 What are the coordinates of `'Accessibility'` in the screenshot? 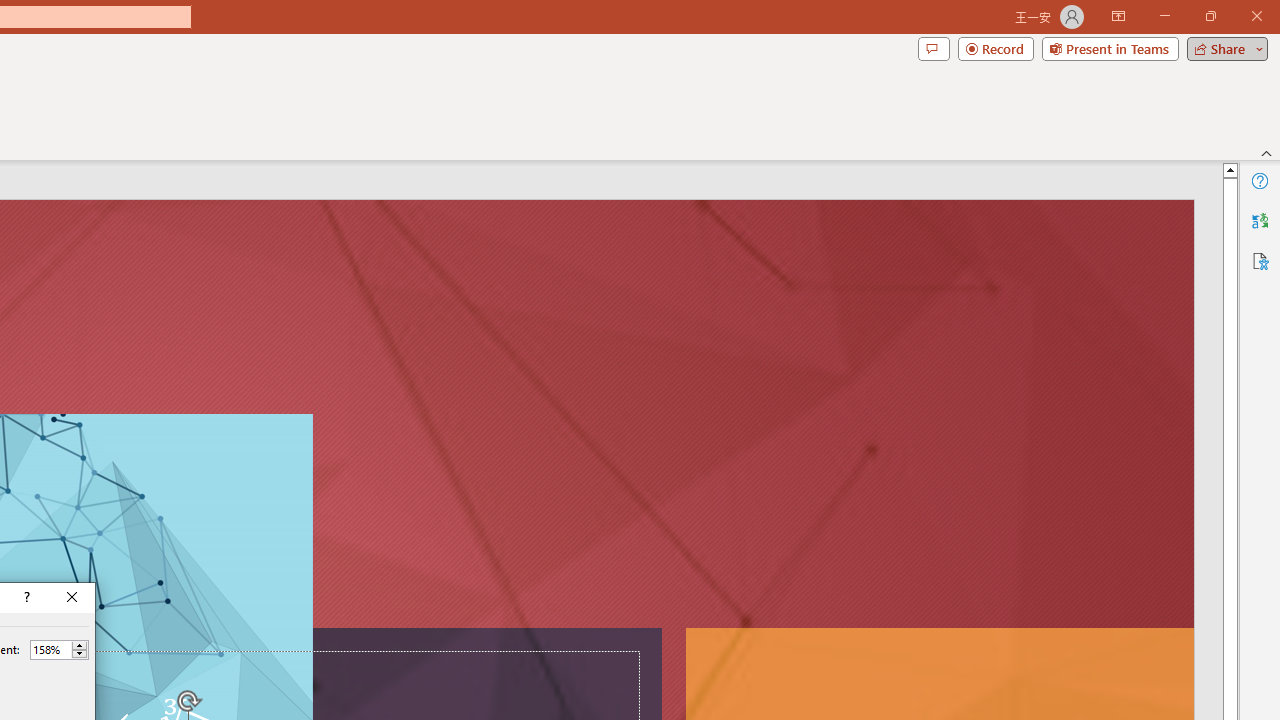 It's located at (1259, 260).